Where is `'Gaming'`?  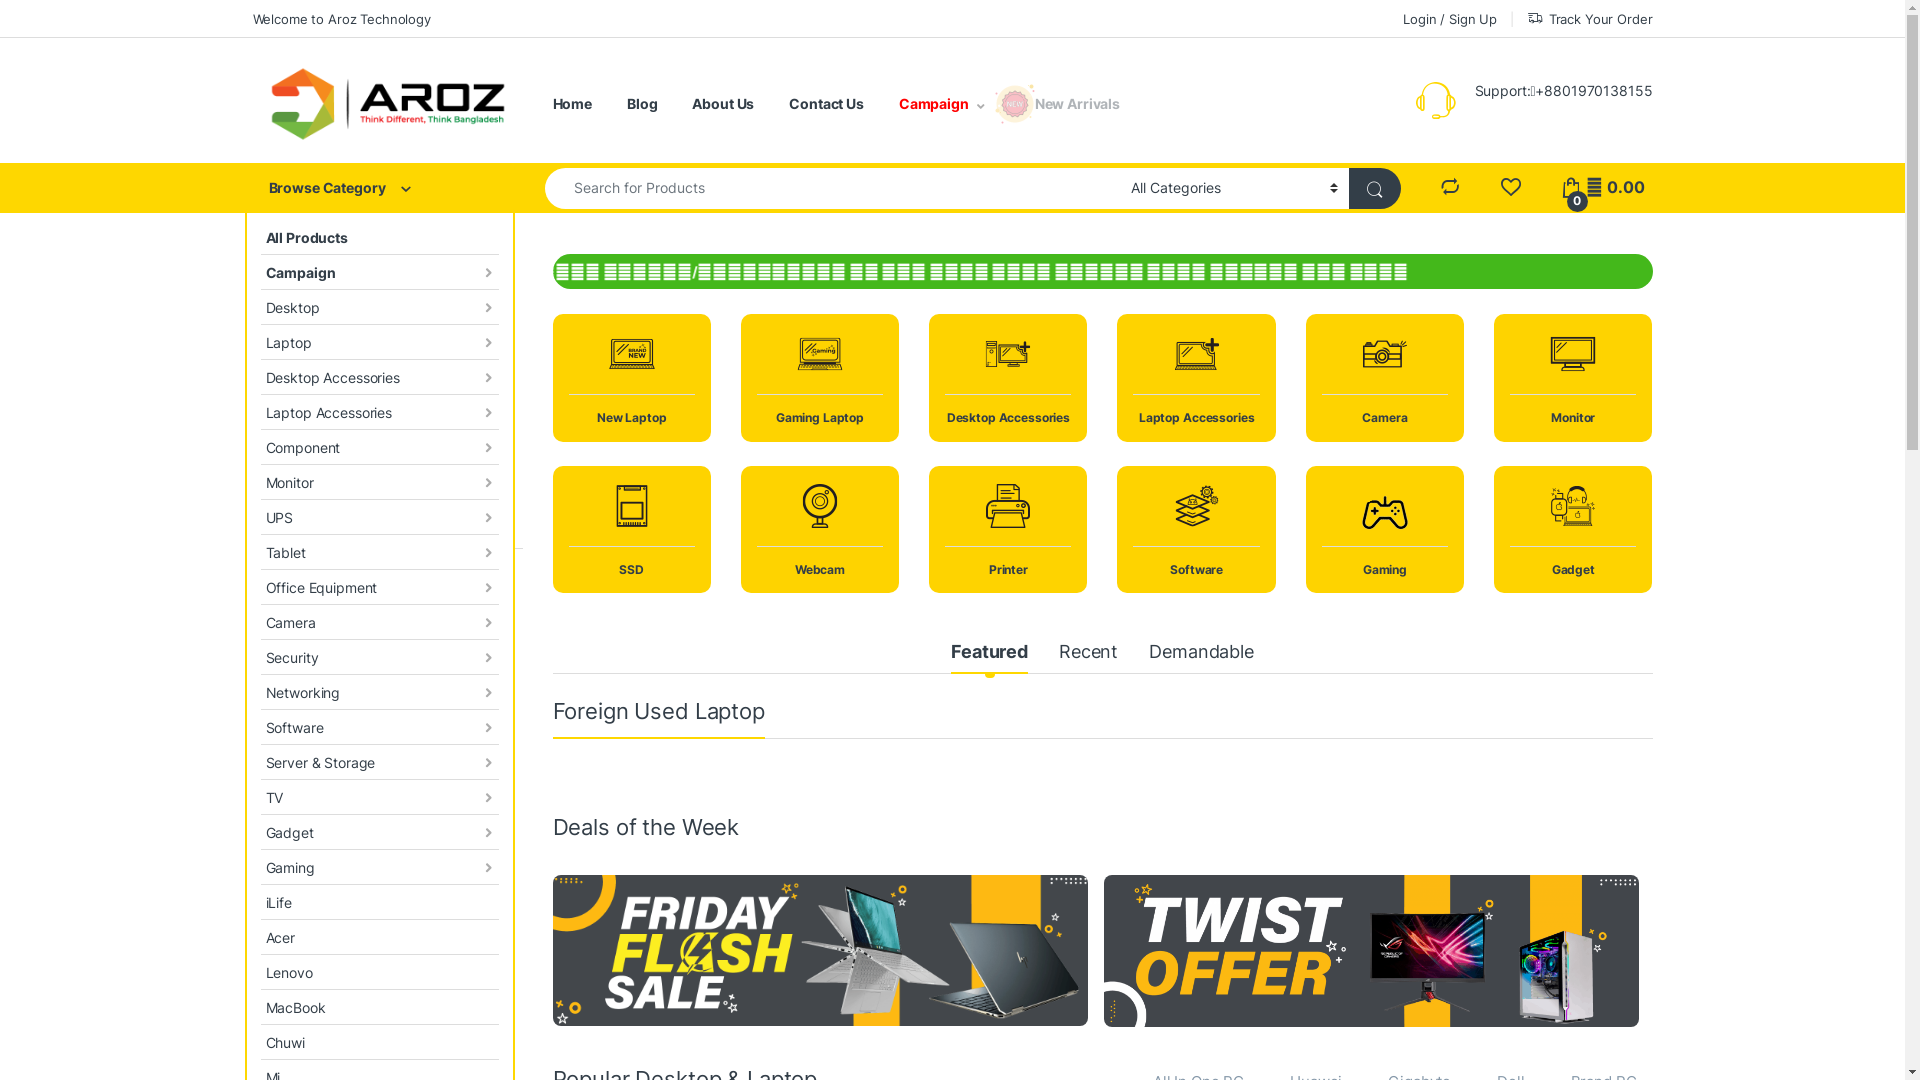
'Gaming' is located at coordinates (379, 866).